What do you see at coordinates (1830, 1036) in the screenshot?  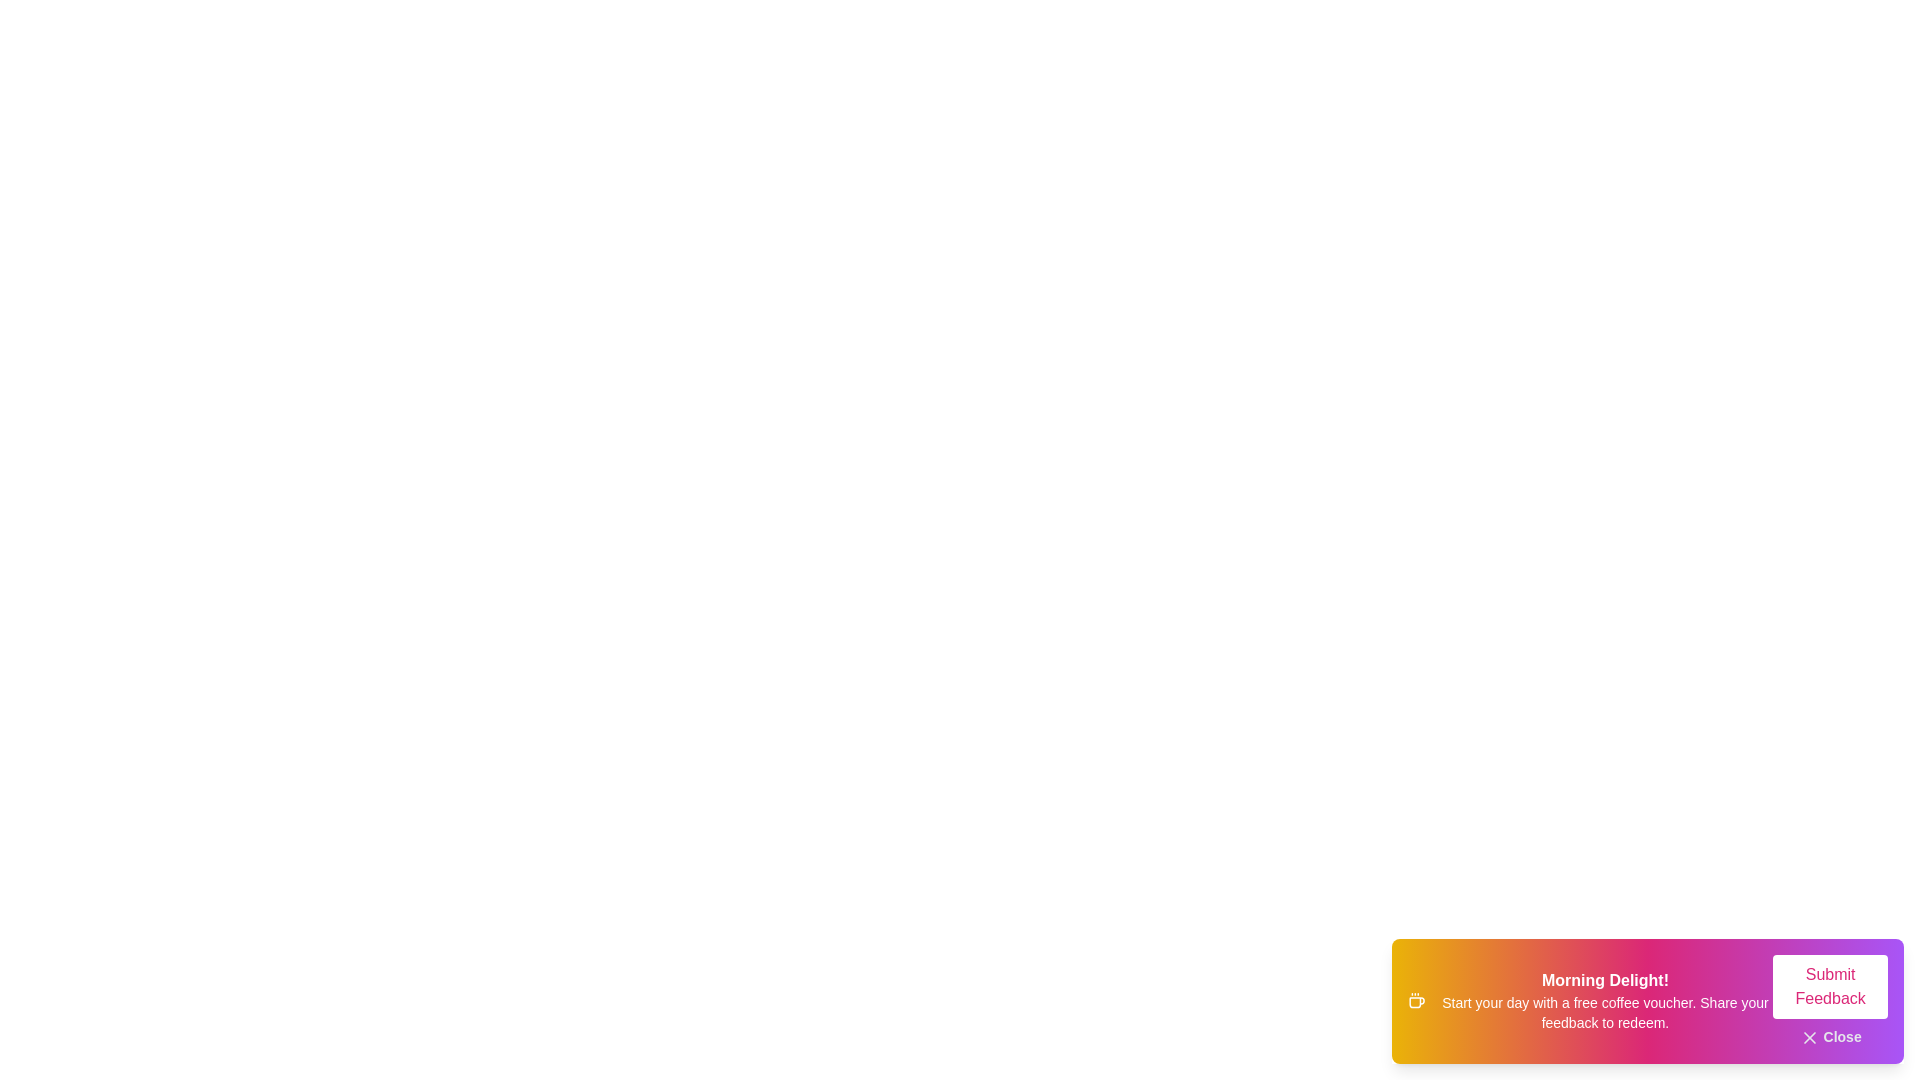 I see `the 'Close' button to hide the MorningEnergyBar` at bounding box center [1830, 1036].